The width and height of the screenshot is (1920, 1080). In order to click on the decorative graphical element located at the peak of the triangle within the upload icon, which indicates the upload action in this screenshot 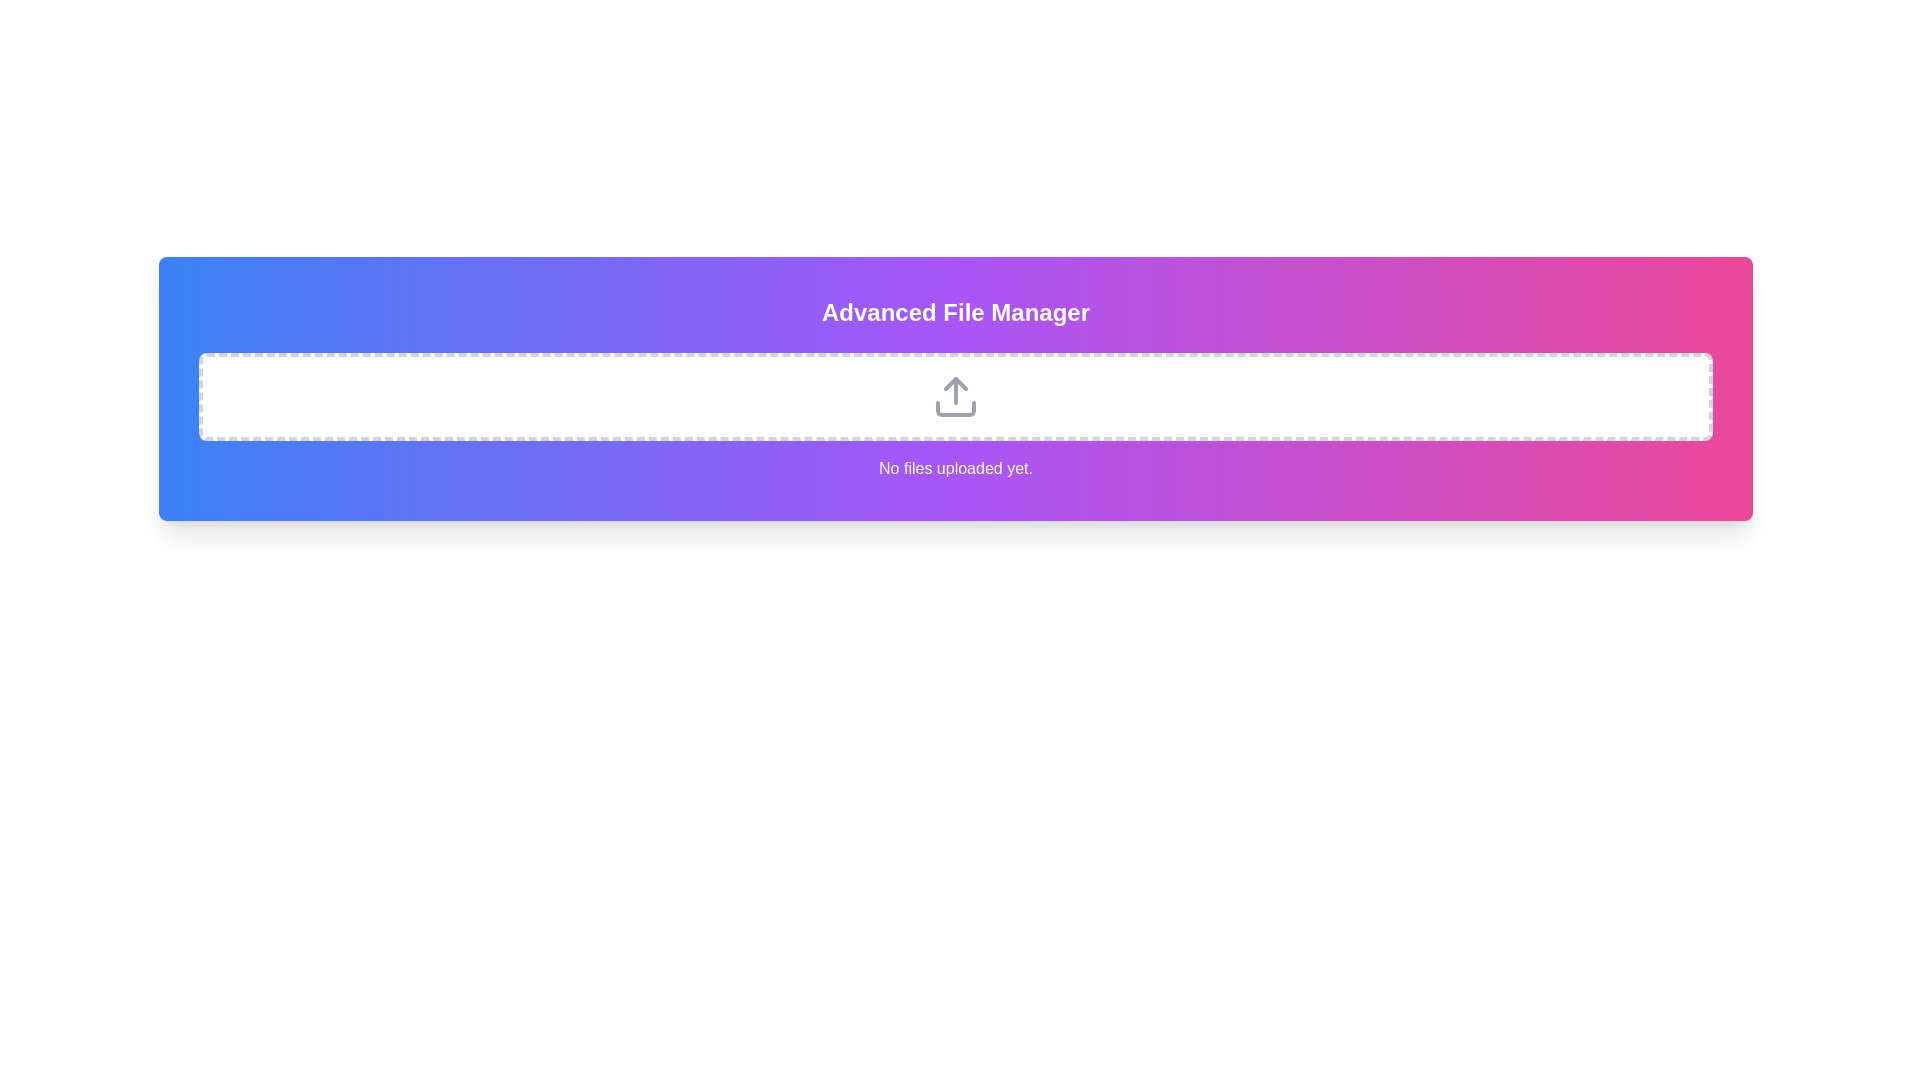, I will do `click(954, 384)`.